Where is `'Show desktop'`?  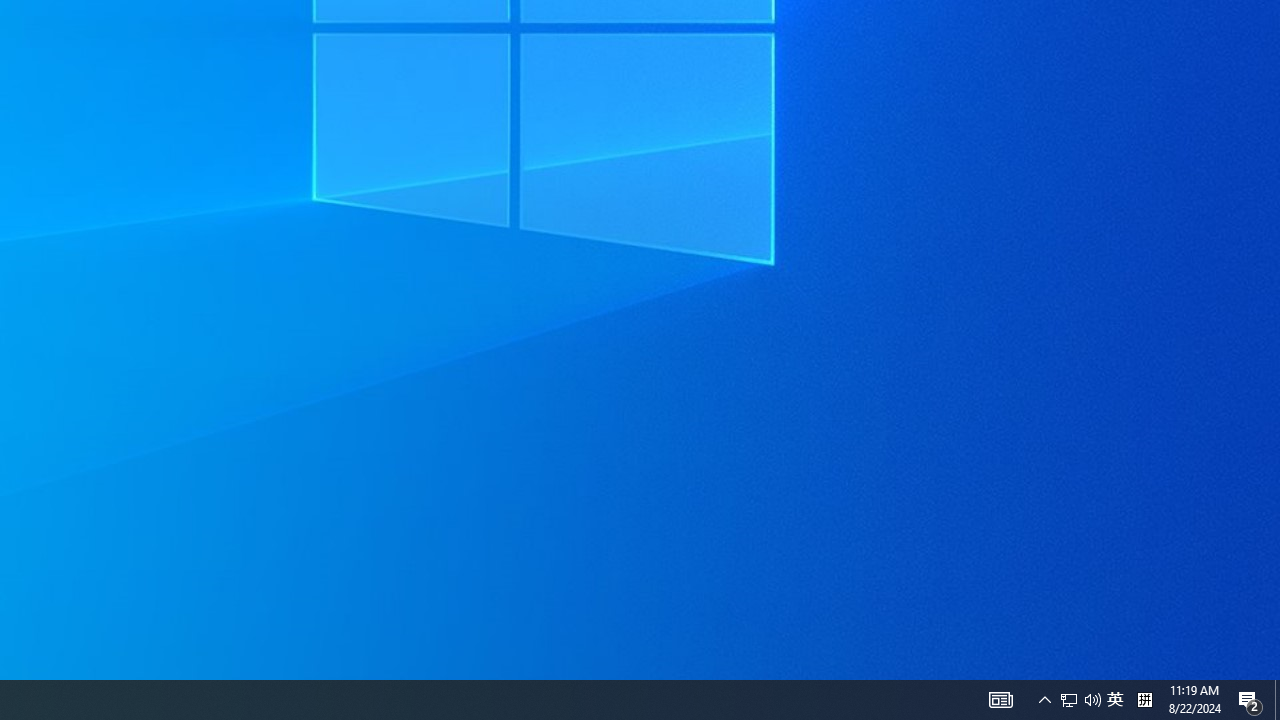
'Show desktop' is located at coordinates (1276, 698).